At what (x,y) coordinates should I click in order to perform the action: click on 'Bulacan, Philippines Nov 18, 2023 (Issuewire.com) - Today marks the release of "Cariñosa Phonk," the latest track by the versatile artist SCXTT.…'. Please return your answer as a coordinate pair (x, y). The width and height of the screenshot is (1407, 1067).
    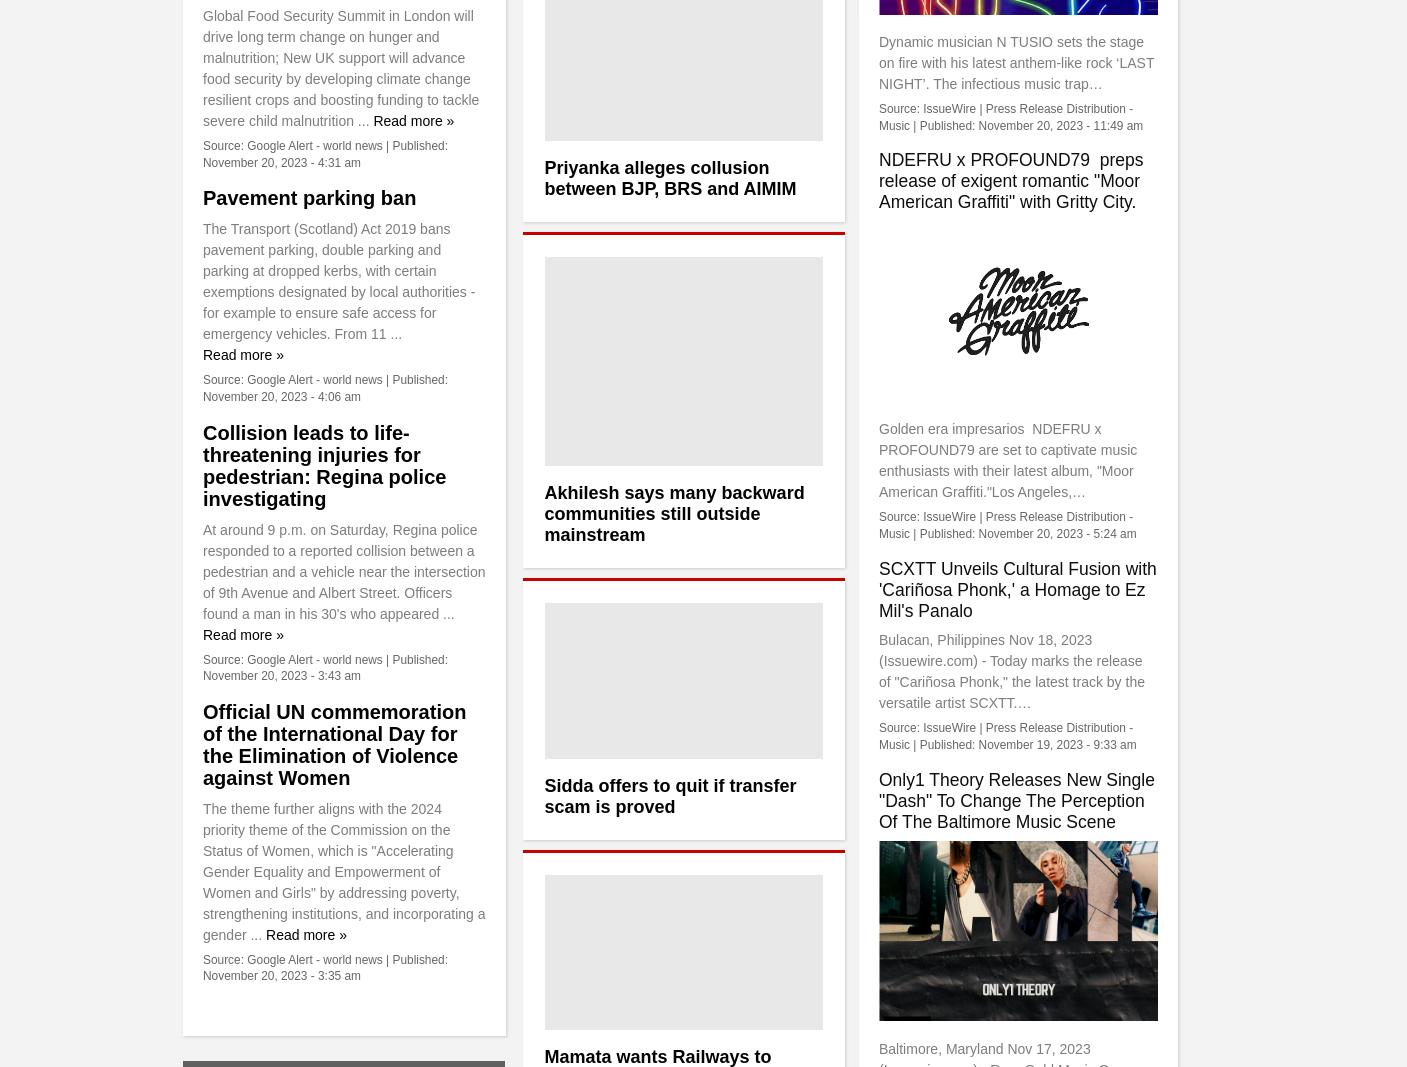
    Looking at the image, I should click on (877, 671).